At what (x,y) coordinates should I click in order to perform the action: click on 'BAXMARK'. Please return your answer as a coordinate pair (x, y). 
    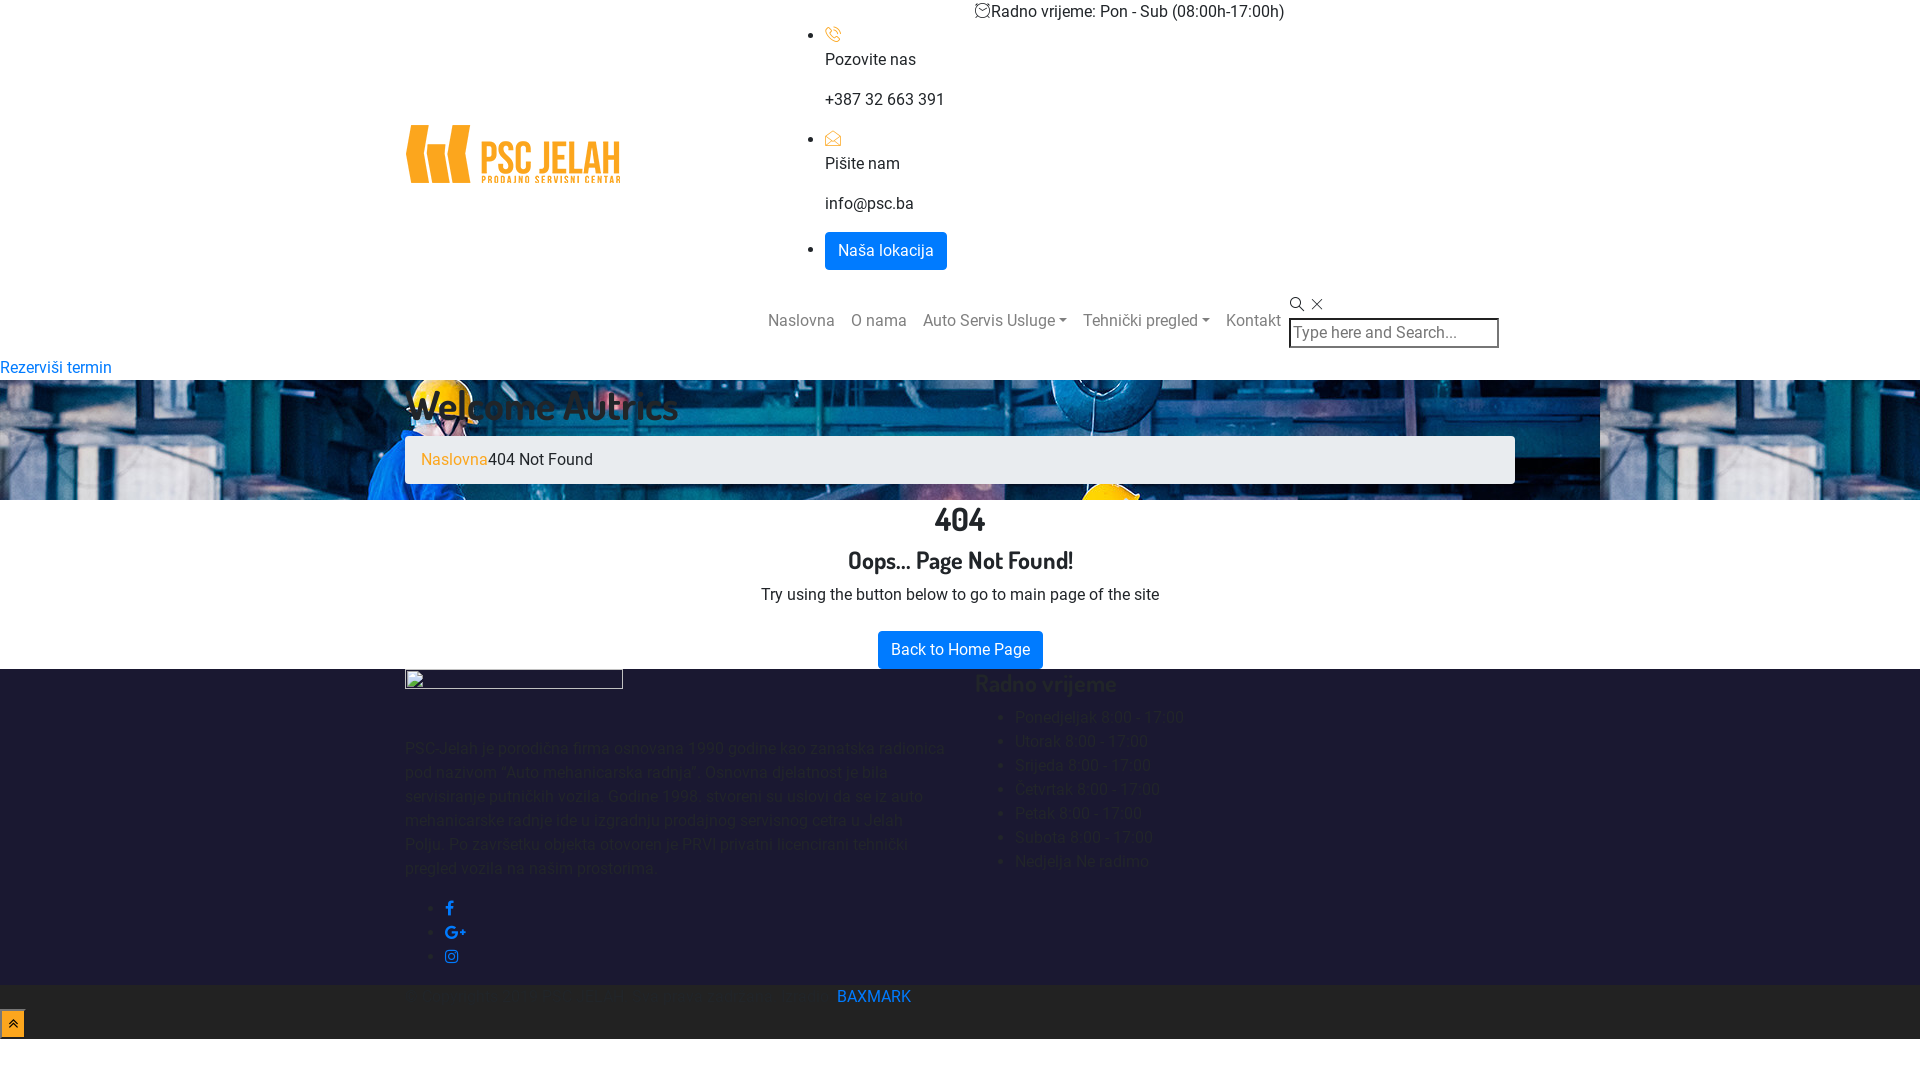
    Looking at the image, I should click on (873, 996).